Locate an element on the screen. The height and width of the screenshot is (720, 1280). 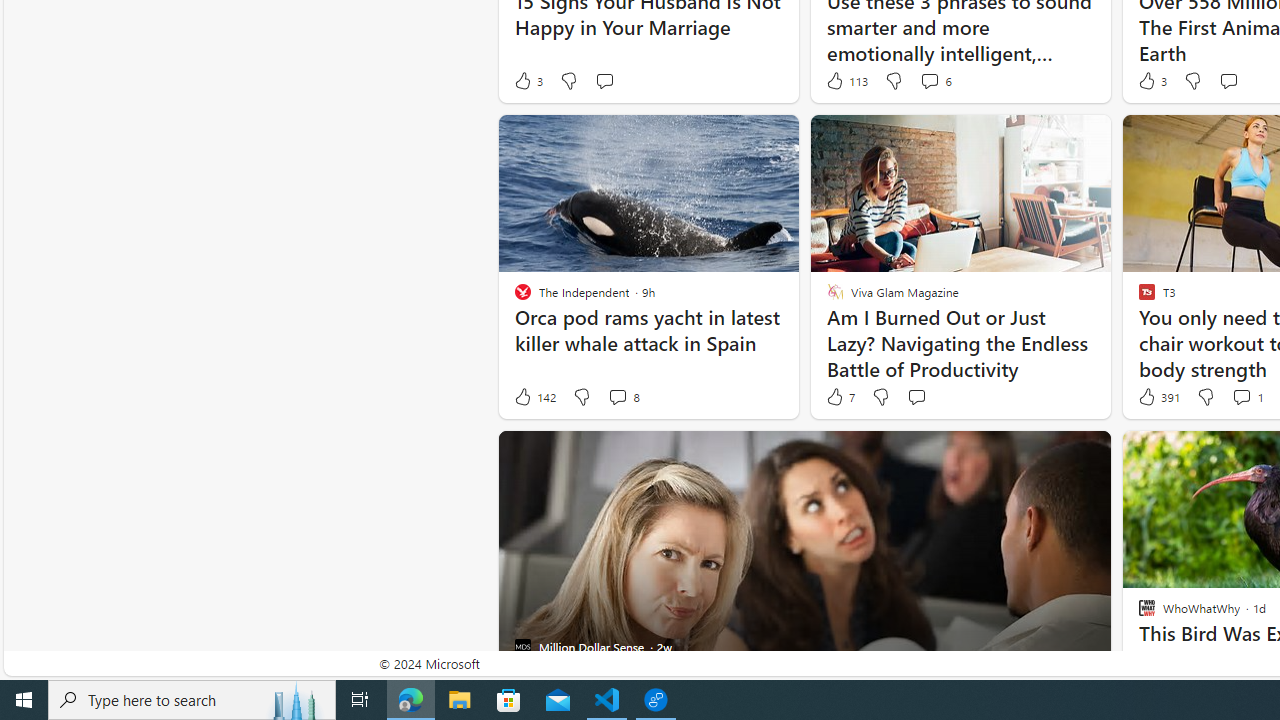
'7 Like' is located at coordinates (839, 397).